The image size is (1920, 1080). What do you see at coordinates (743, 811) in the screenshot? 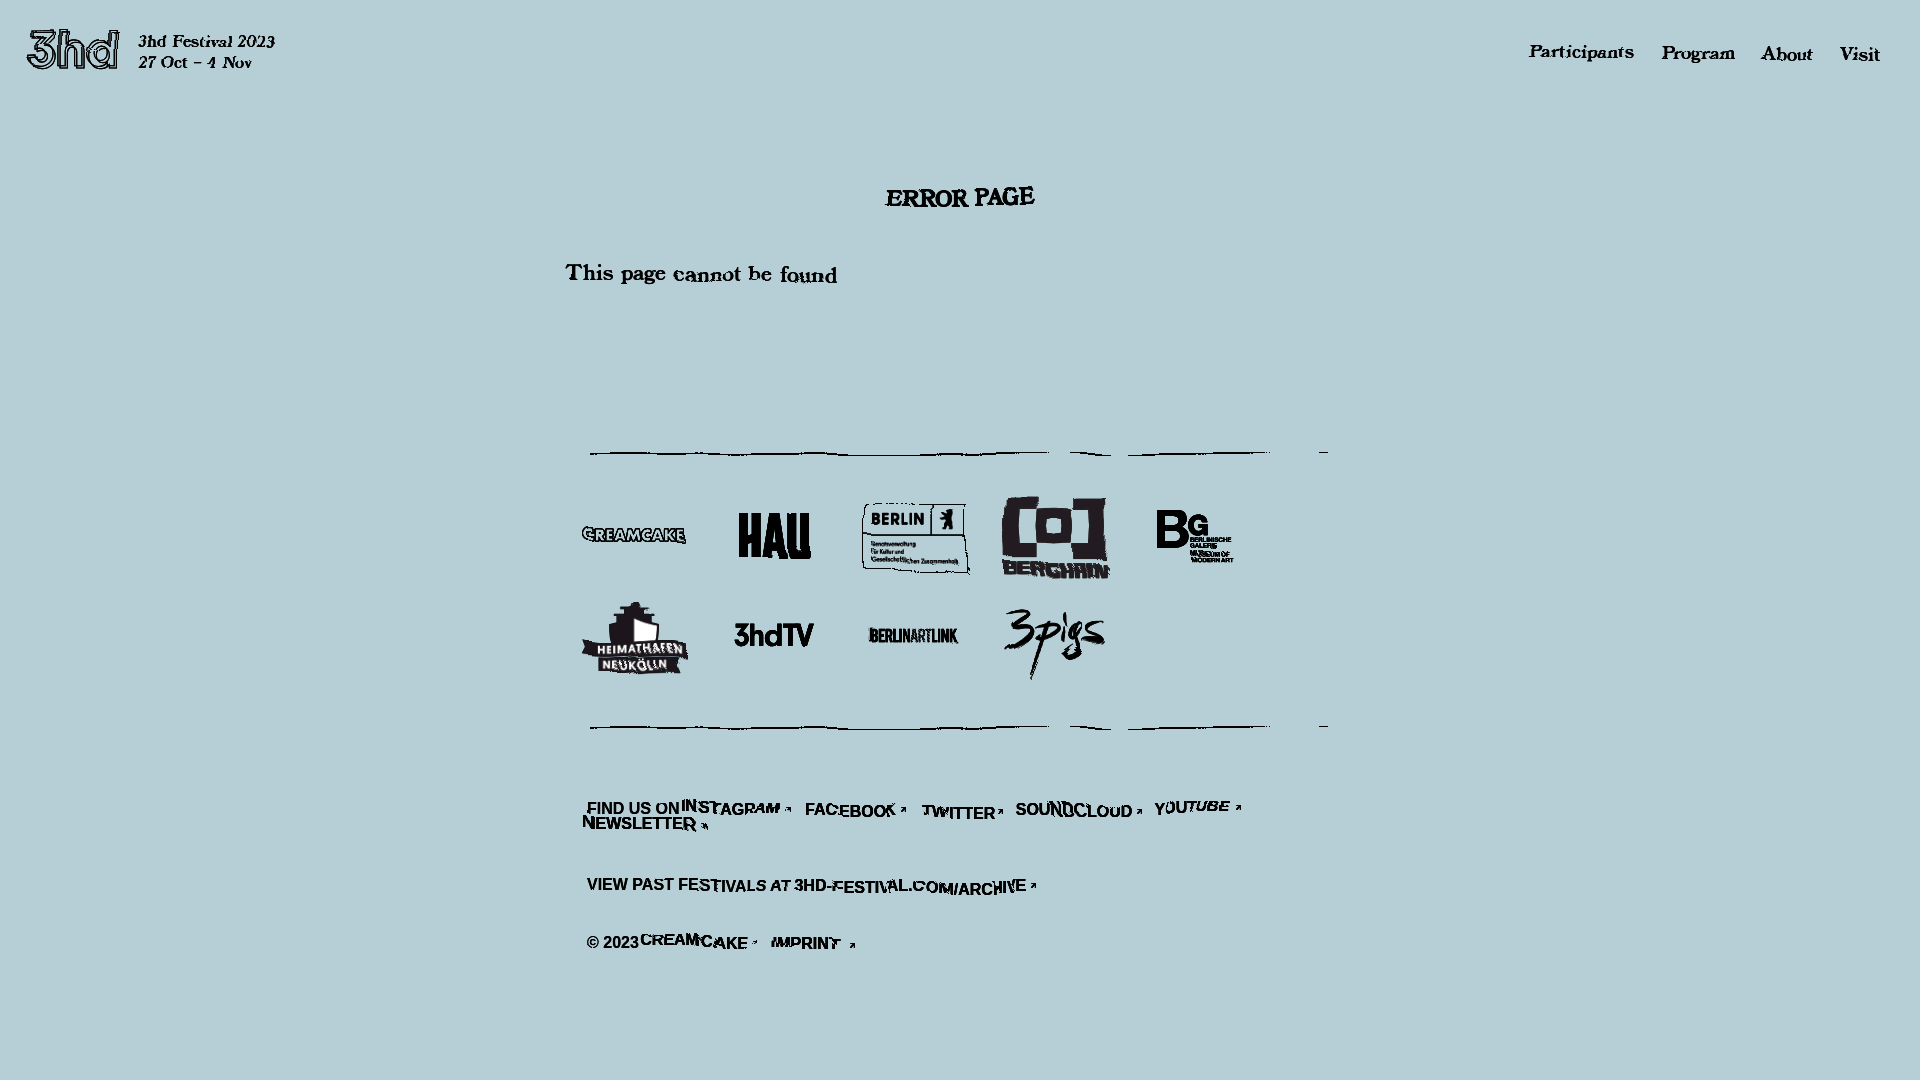
I see `'INSTAGRAM'` at bounding box center [743, 811].